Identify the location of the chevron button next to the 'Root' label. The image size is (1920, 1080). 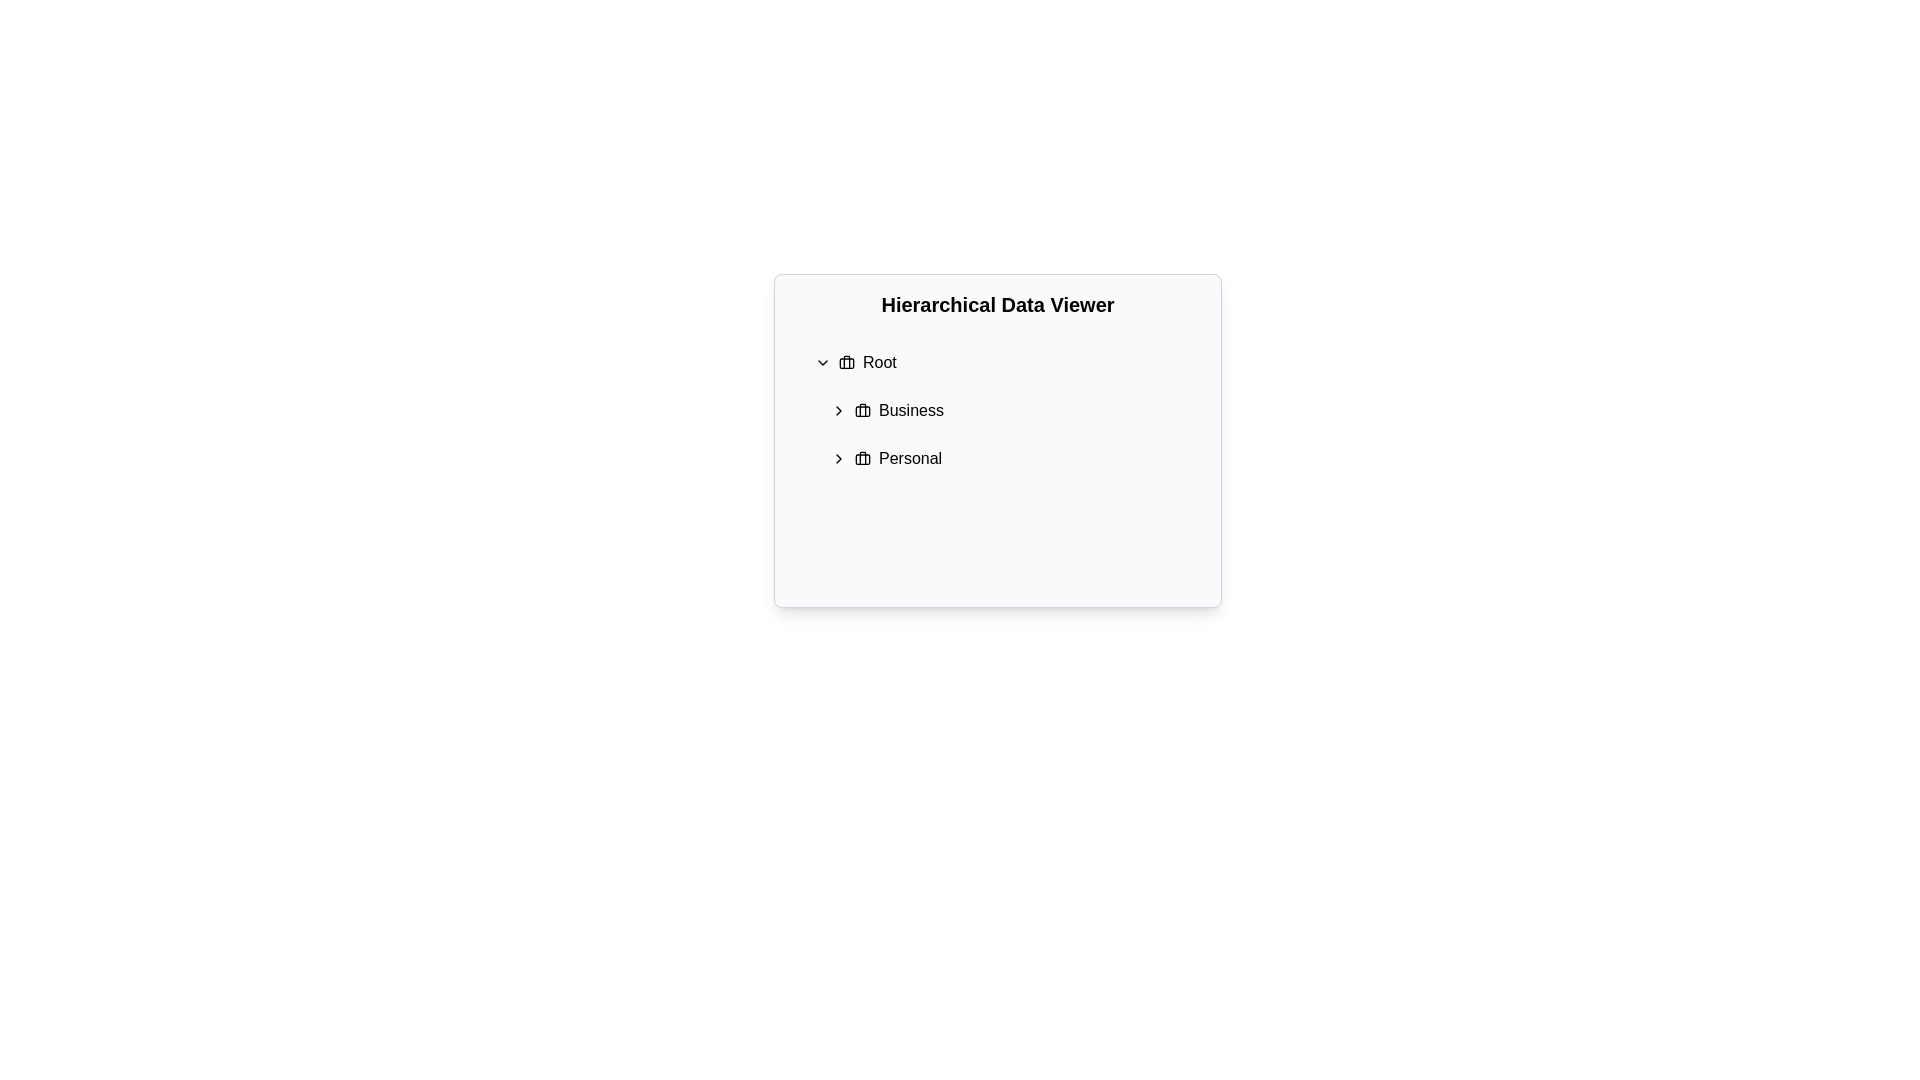
(822, 362).